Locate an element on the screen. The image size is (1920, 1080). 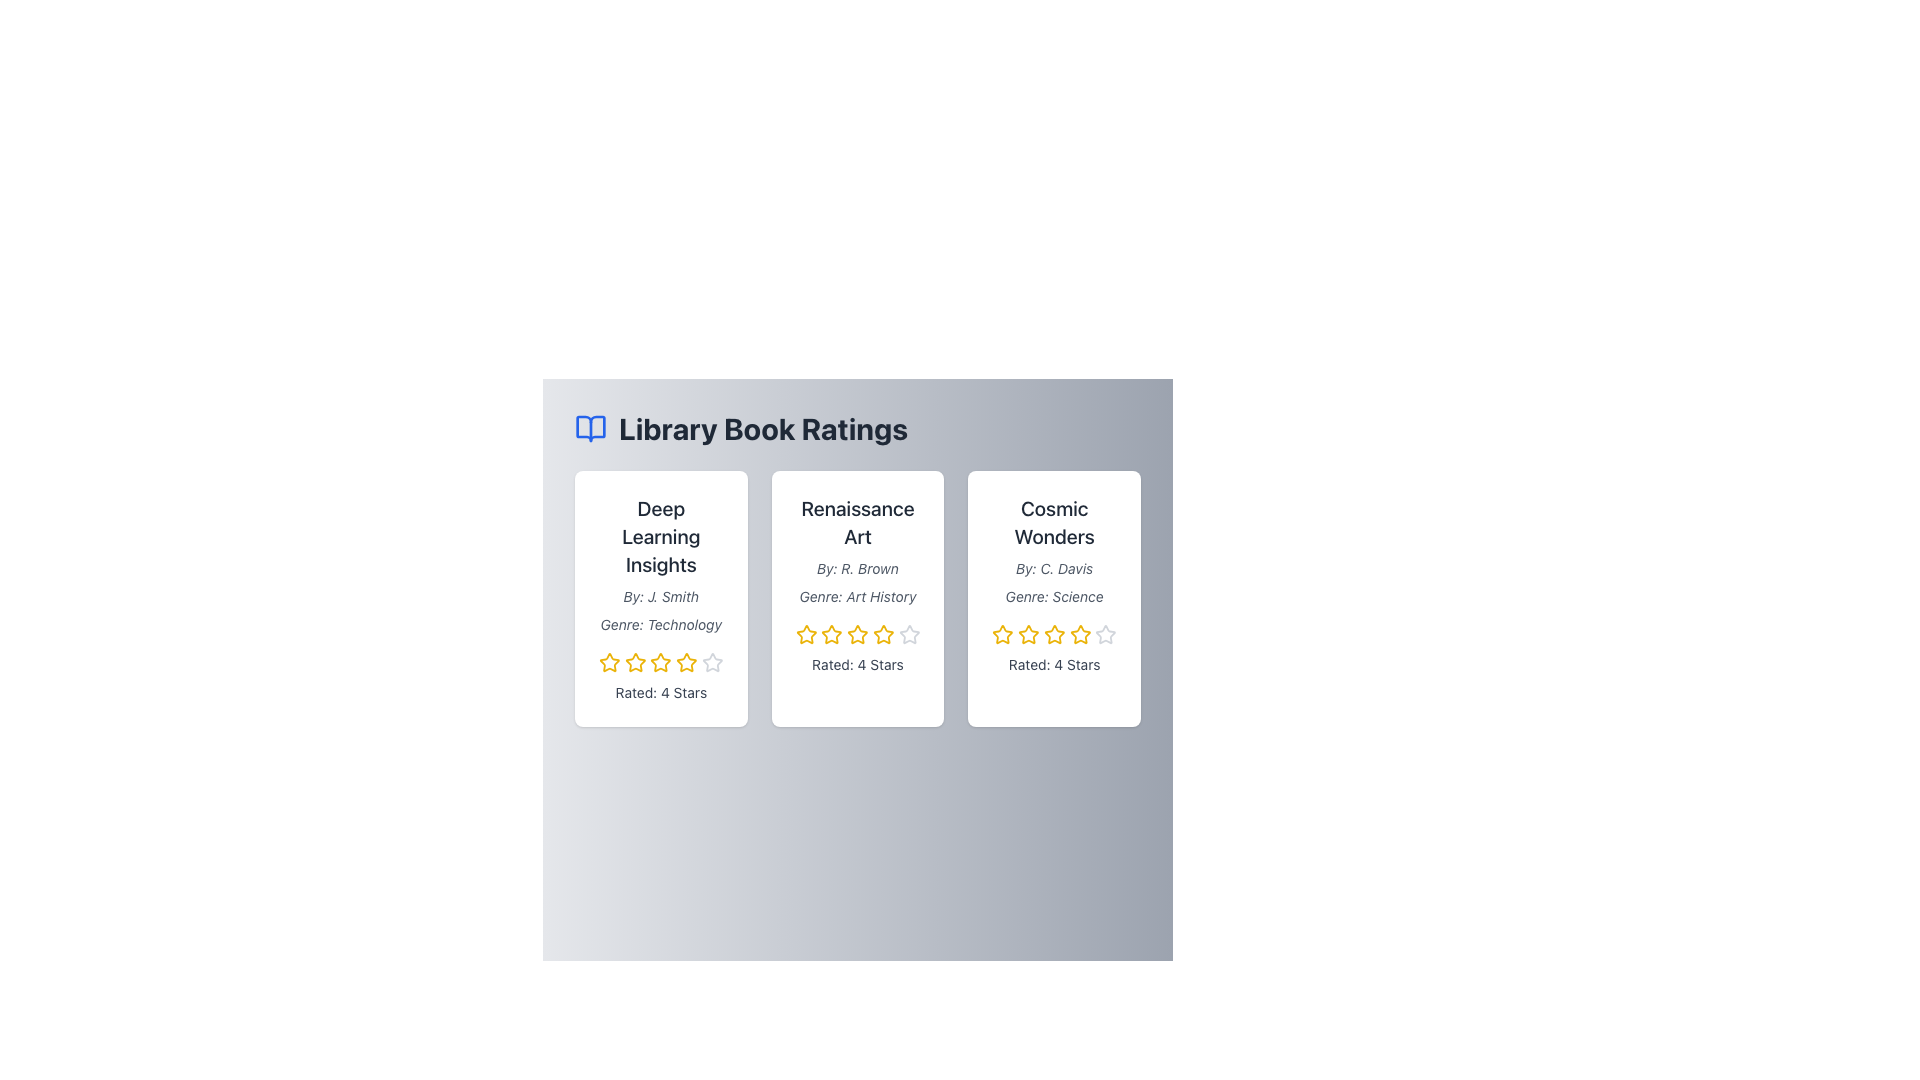
the fifth star icon in the rating system under the 'Cosmic Wonders' card, located on the far-right side of the interface is located at coordinates (1105, 635).